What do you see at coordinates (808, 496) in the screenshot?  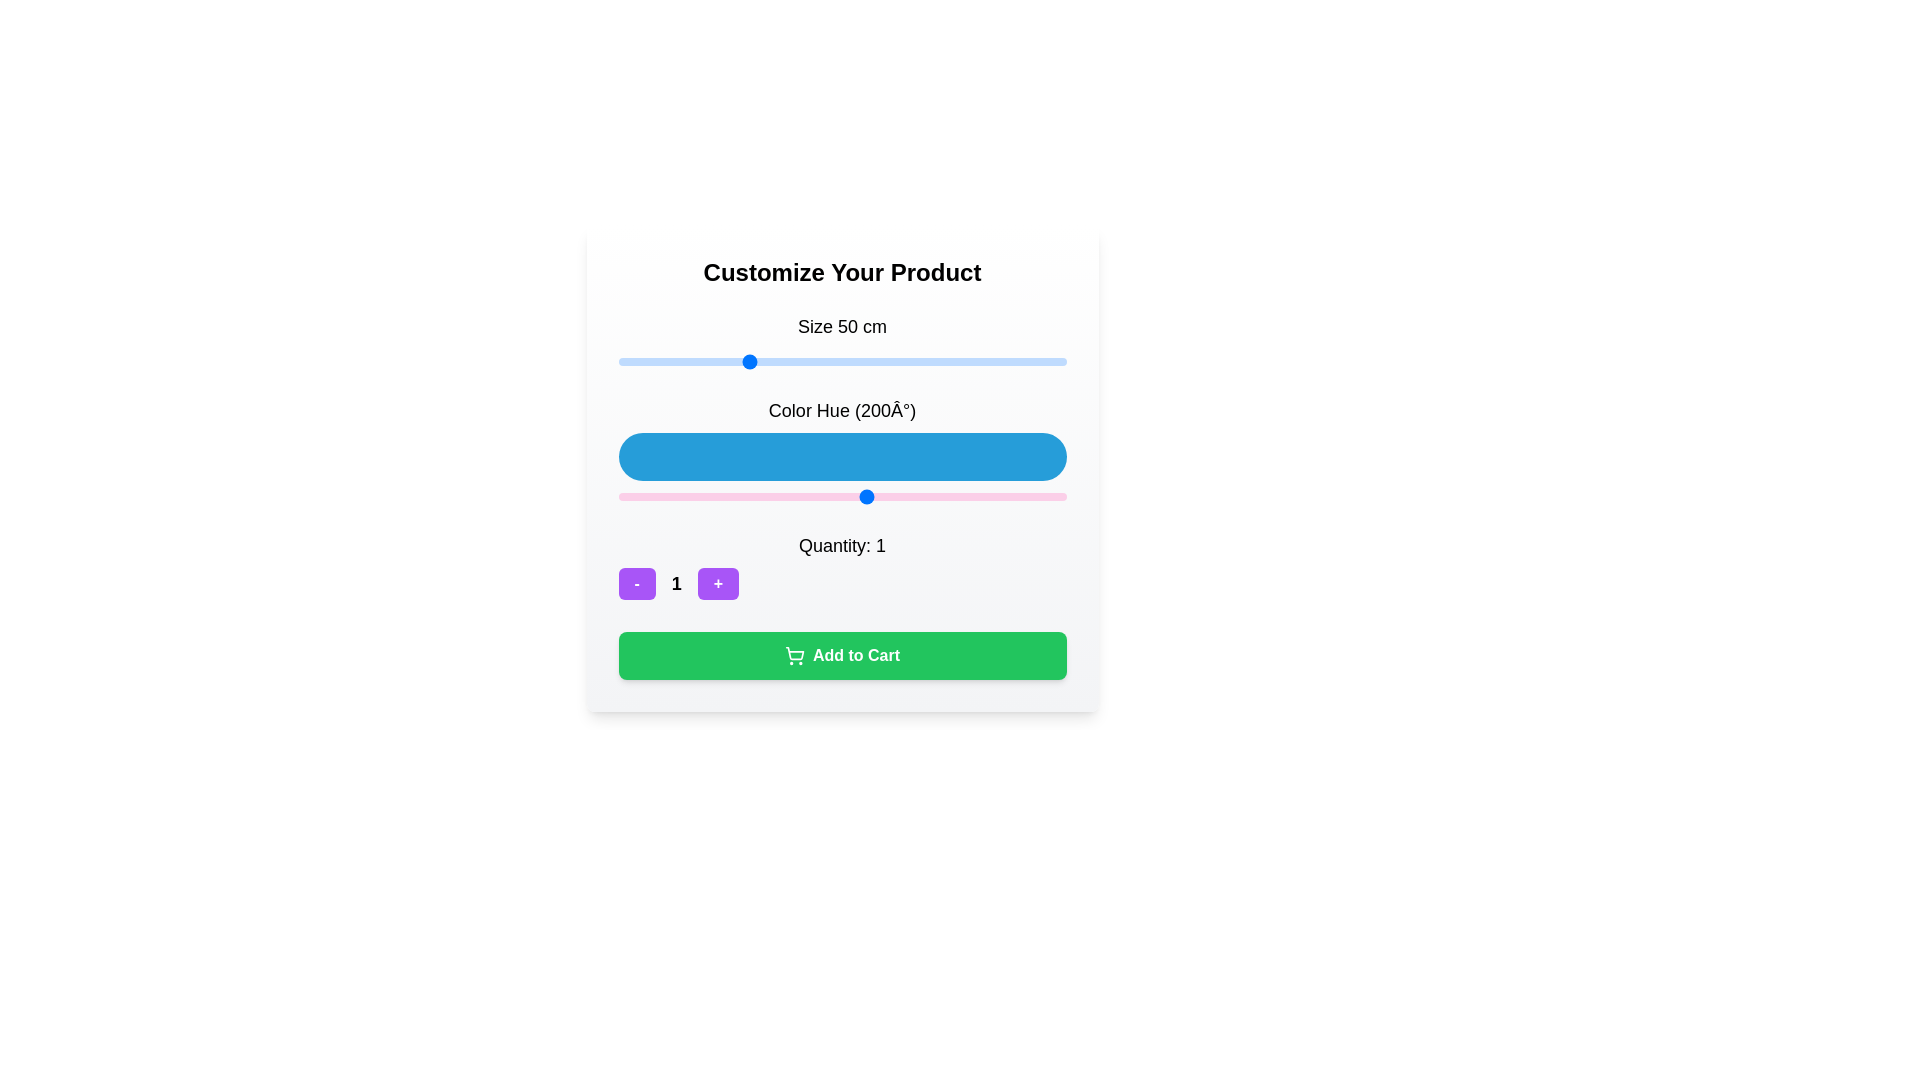 I see `the color hue slider` at bounding box center [808, 496].